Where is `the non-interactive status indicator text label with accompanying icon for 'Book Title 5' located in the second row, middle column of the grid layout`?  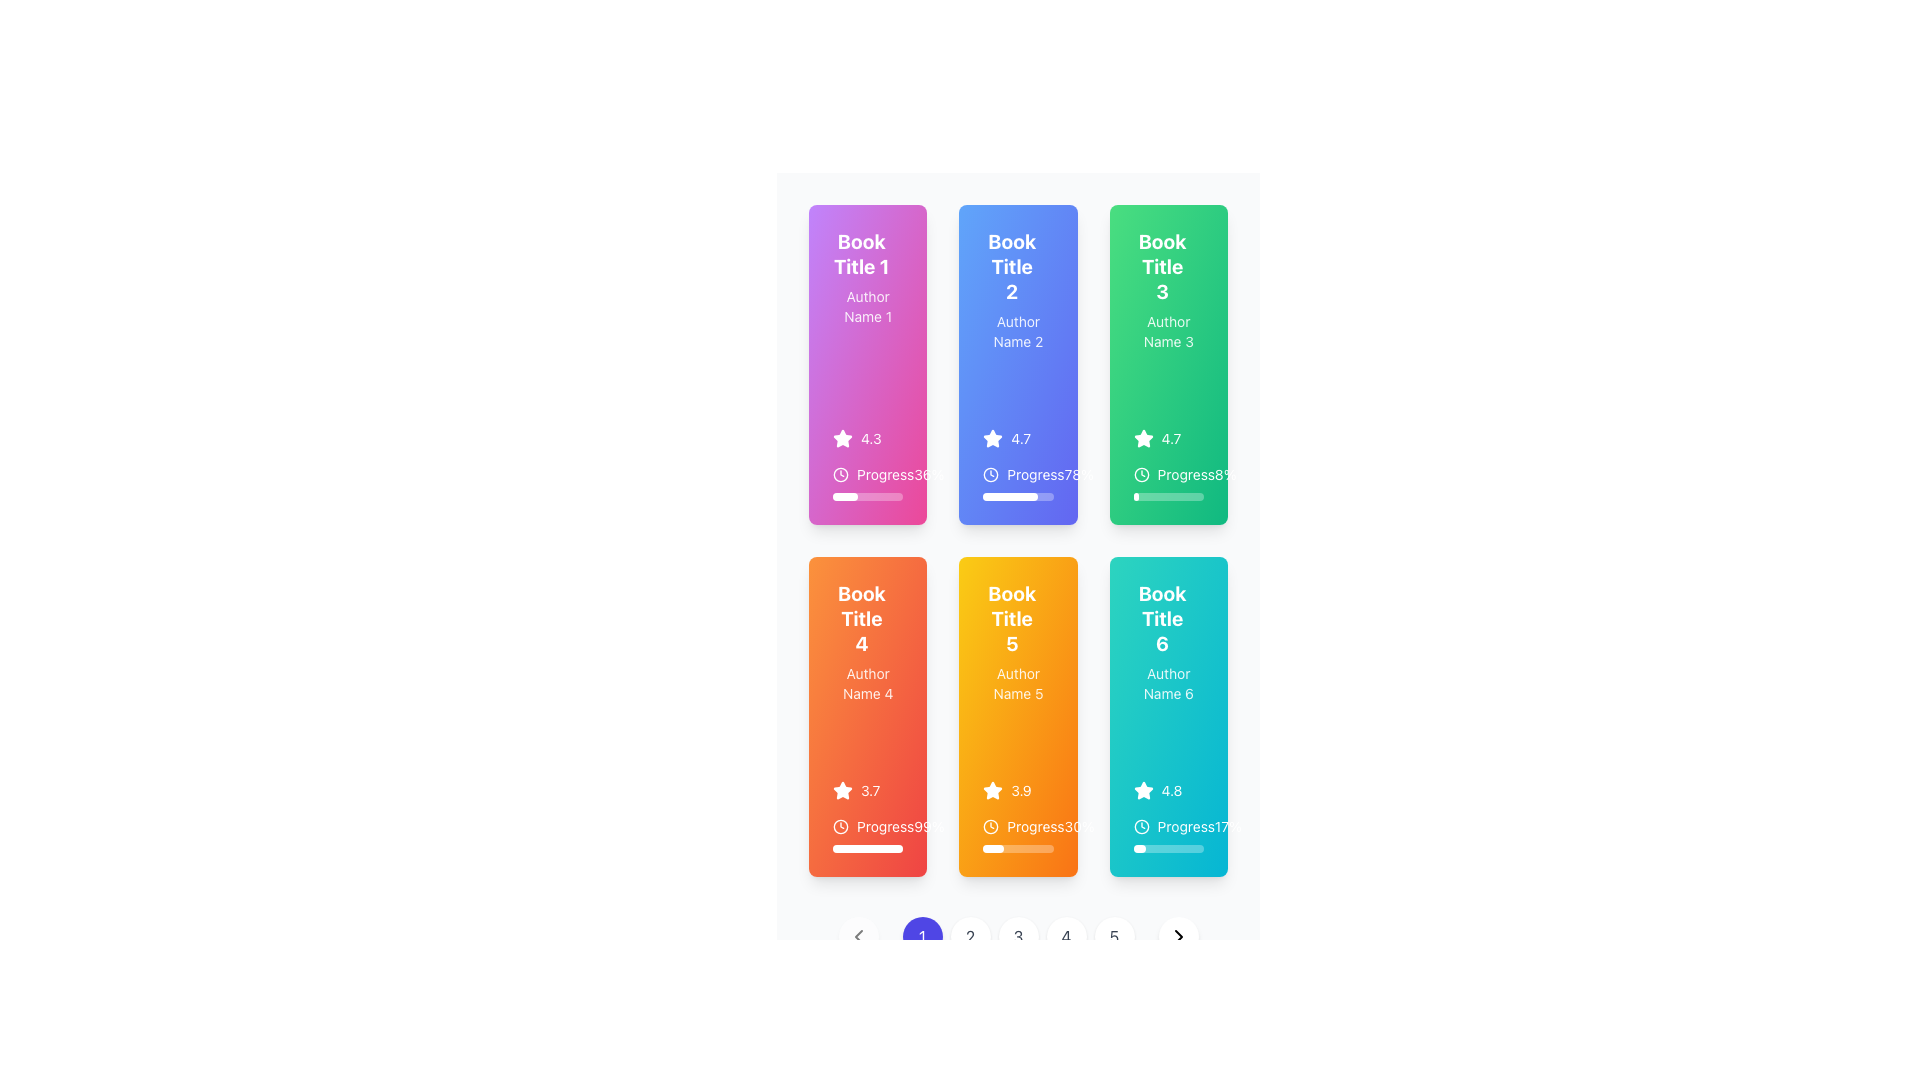
the non-interactive status indicator text label with accompanying icon for 'Book Title 5' located in the second row, middle column of the grid layout is located at coordinates (1018, 826).